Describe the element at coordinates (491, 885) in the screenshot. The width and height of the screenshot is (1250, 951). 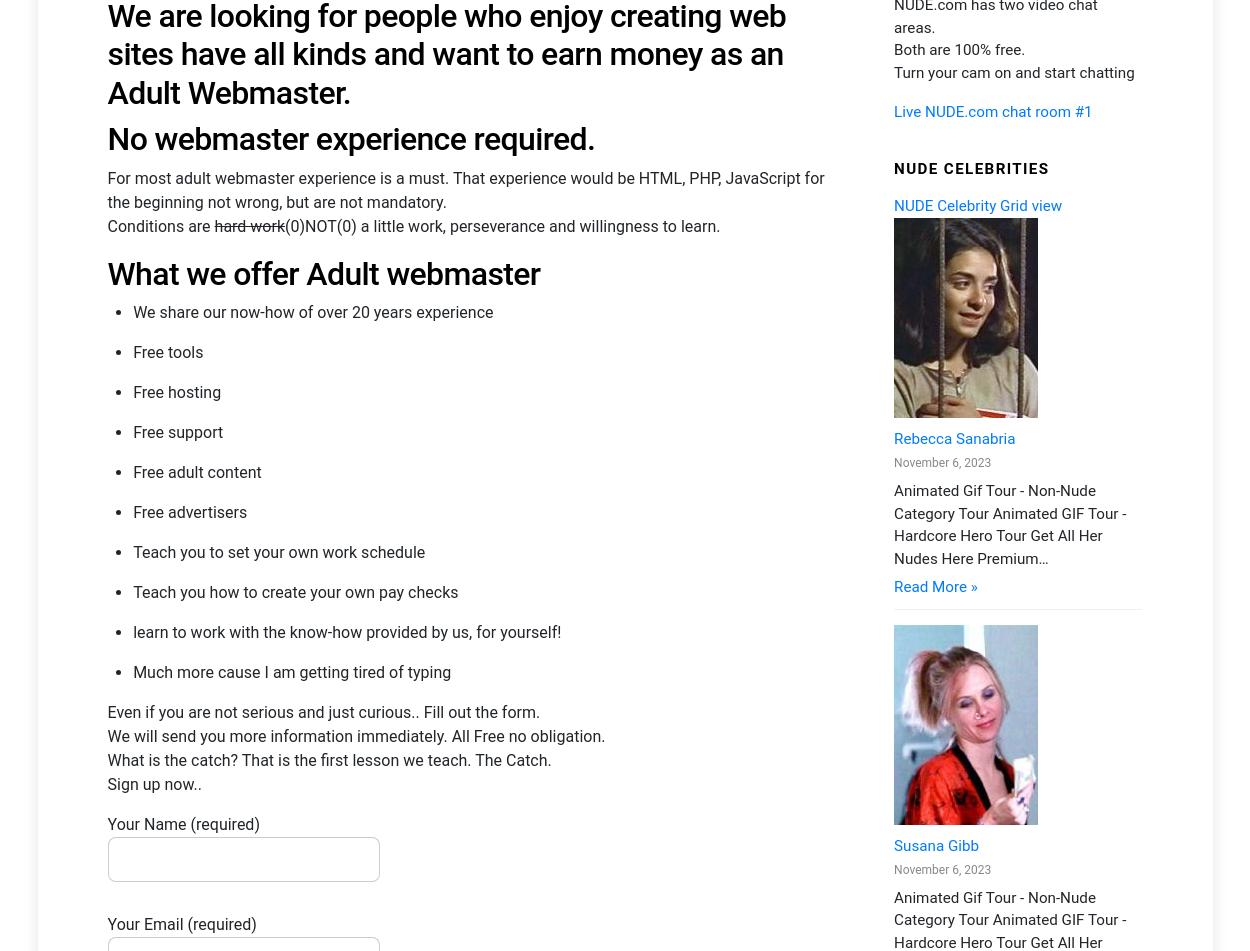
I see `'Themify WordPress Themes'` at that location.